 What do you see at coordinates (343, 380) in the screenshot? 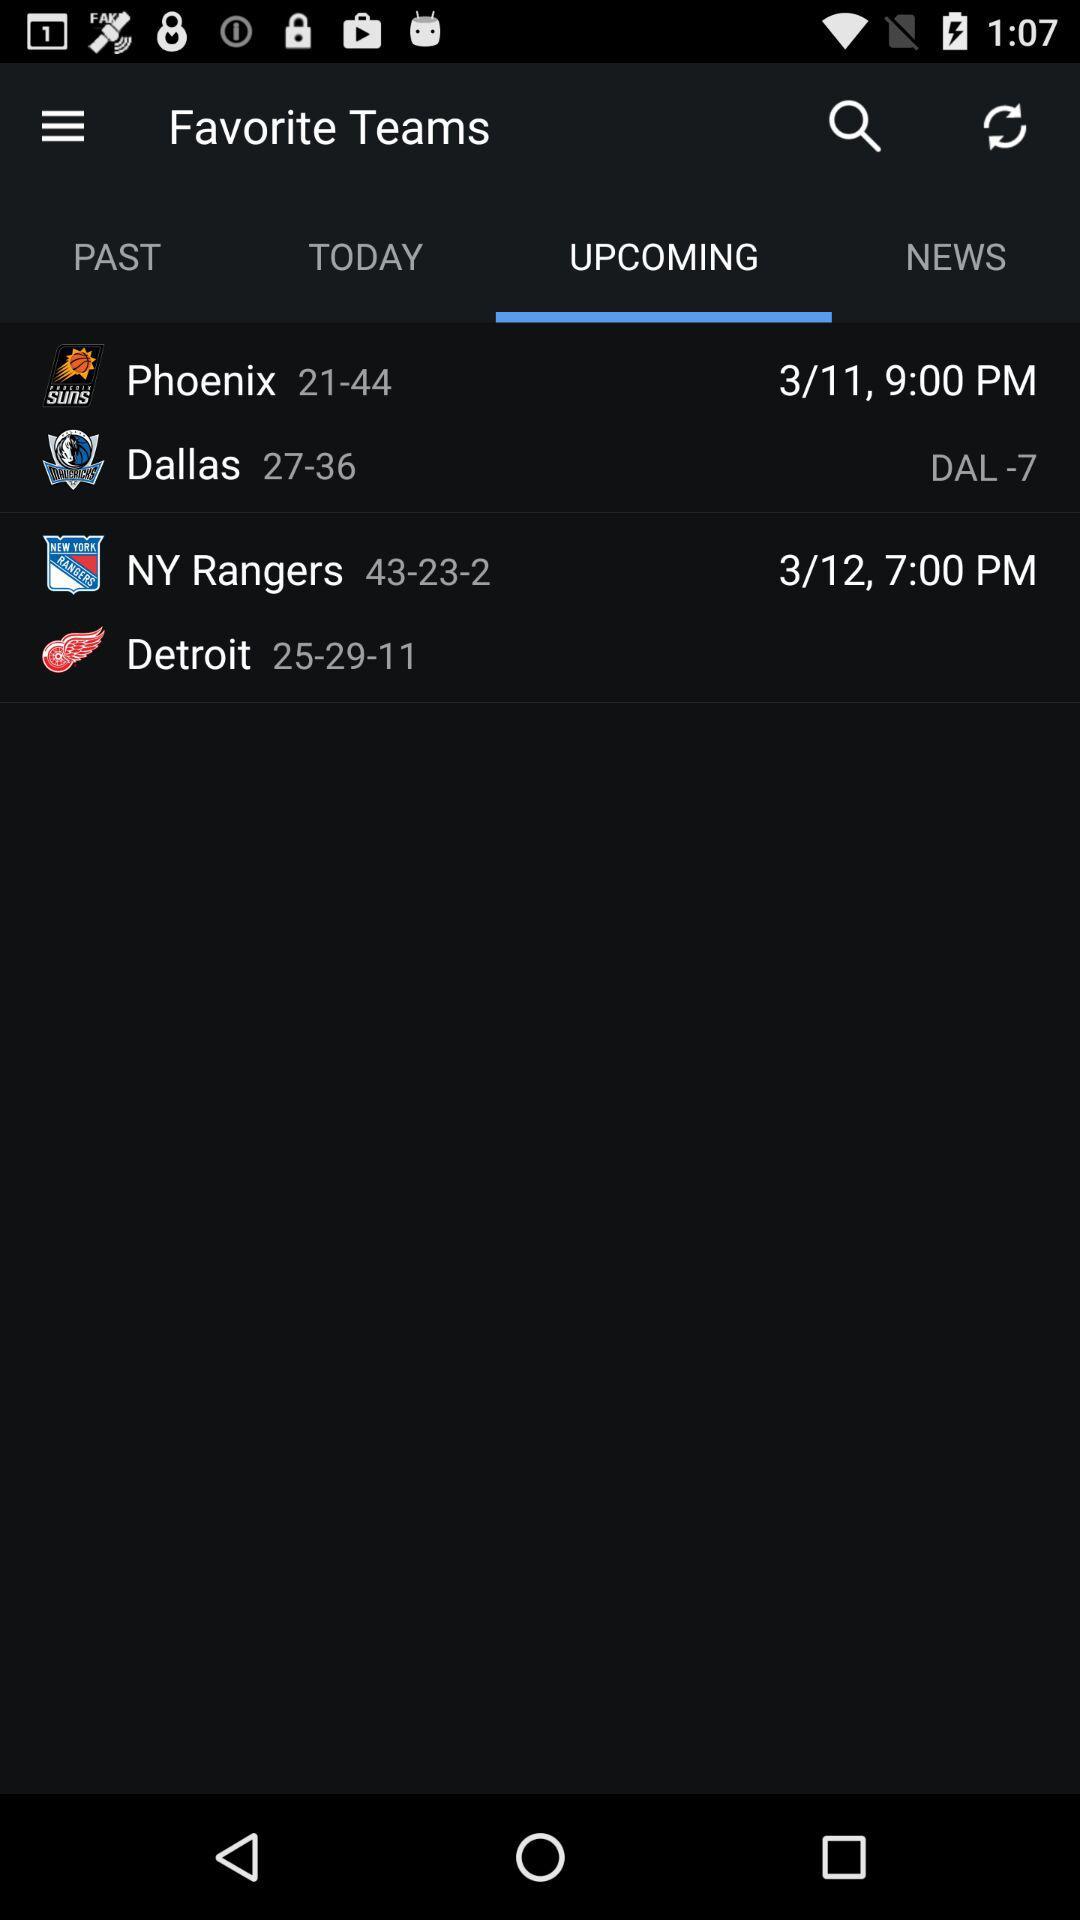
I see `the app above 27-36 icon` at bounding box center [343, 380].